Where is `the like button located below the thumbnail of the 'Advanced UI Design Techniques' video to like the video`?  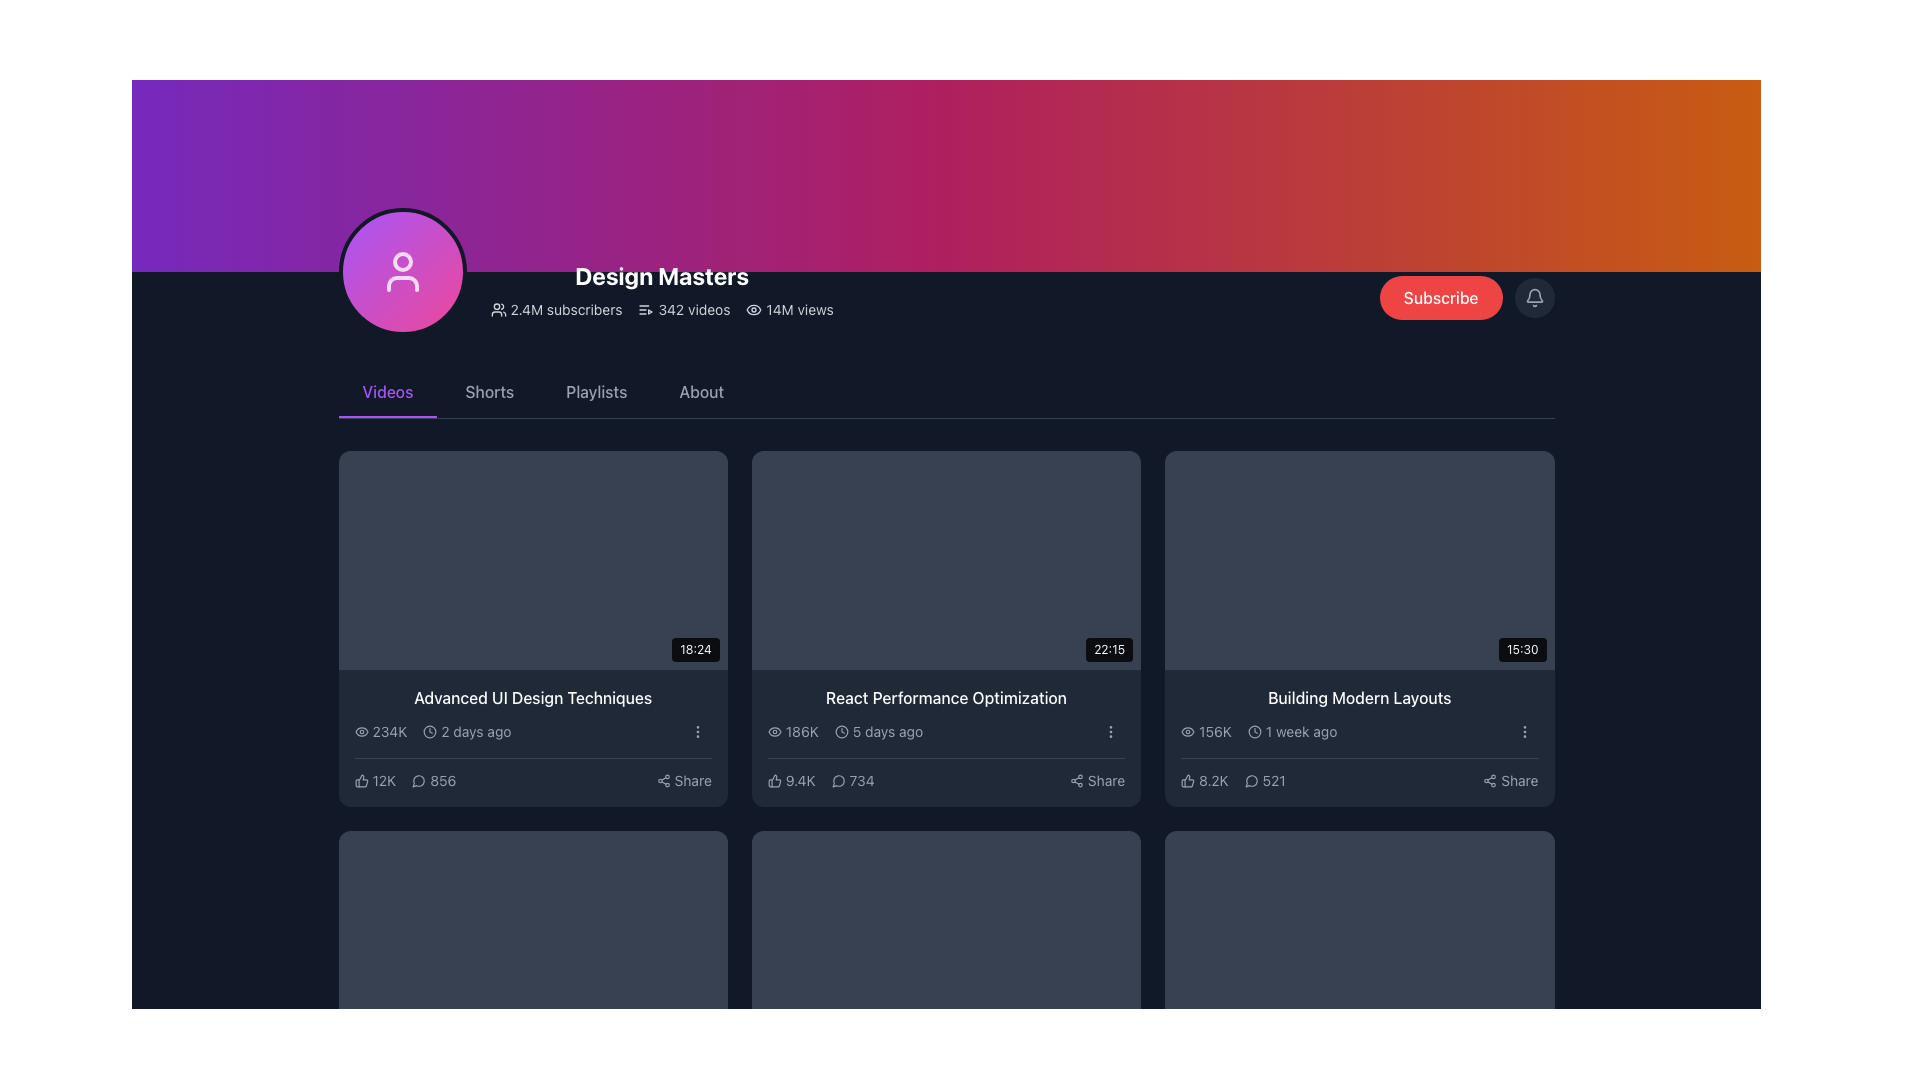
the like button located below the thumbnail of the 'Advanced UI Design Techniques' video to like the video is located at coordinates (375, 779).